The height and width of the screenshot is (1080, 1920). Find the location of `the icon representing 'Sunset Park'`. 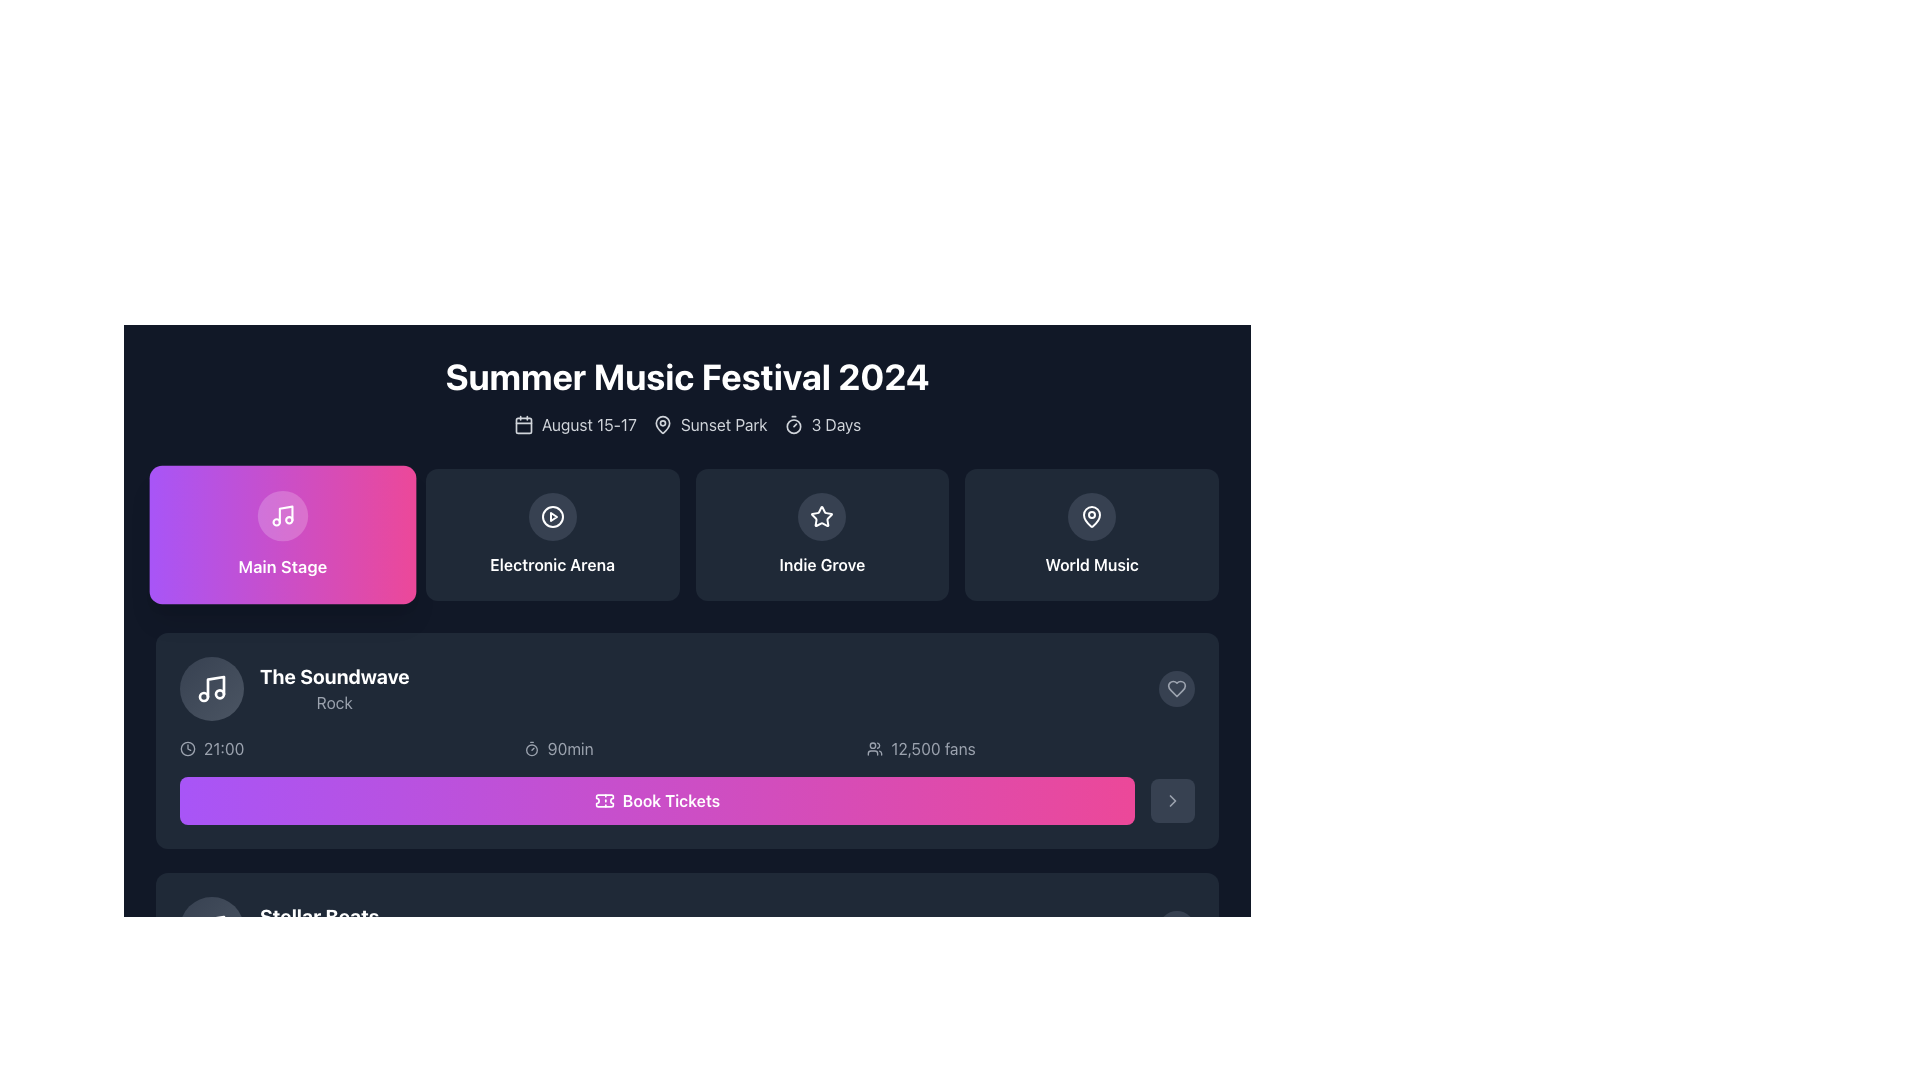

the icon representing 'Sunset Park' is located at coordinates (662, 423).